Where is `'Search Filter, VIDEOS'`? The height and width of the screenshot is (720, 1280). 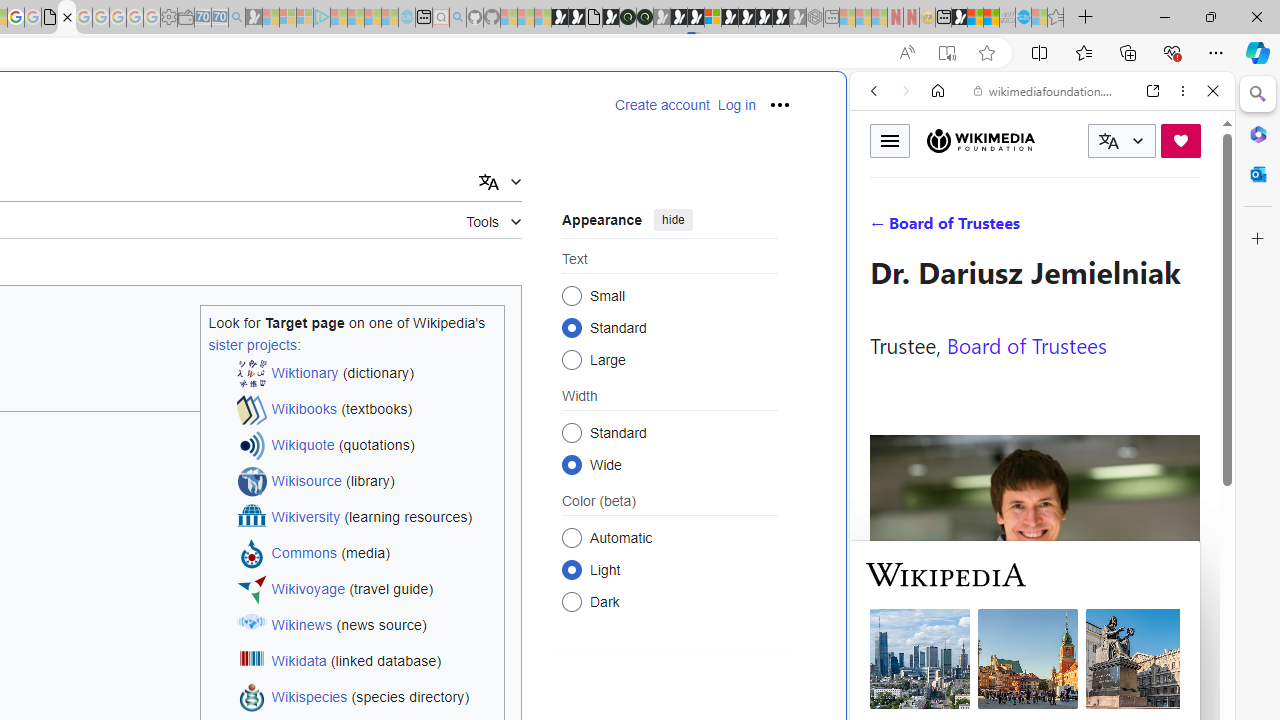
'Search Filter, VIDEOS' is located at coordinates (1006, 227).